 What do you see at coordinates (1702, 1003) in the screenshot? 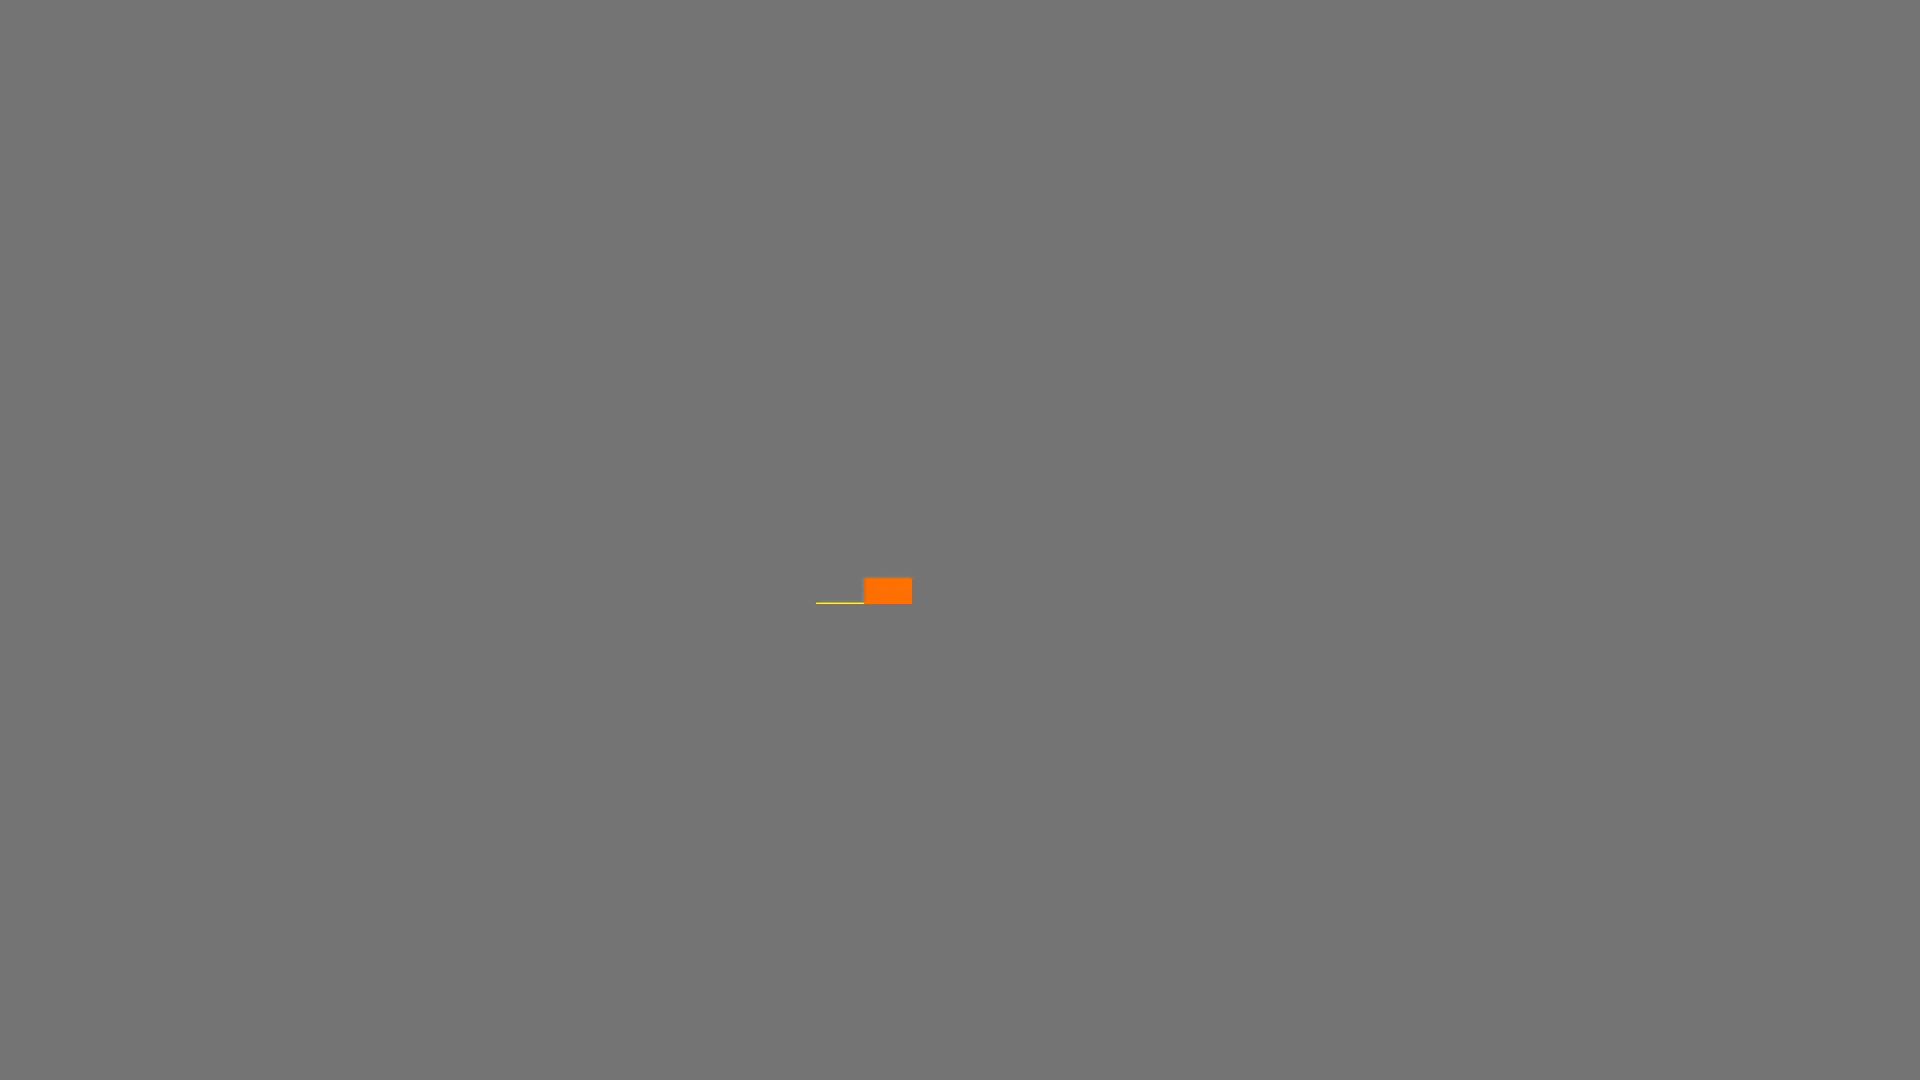
I see `SIGN UP FOR OUR NEWSLETTER` at bounding box center [1702, 1003].